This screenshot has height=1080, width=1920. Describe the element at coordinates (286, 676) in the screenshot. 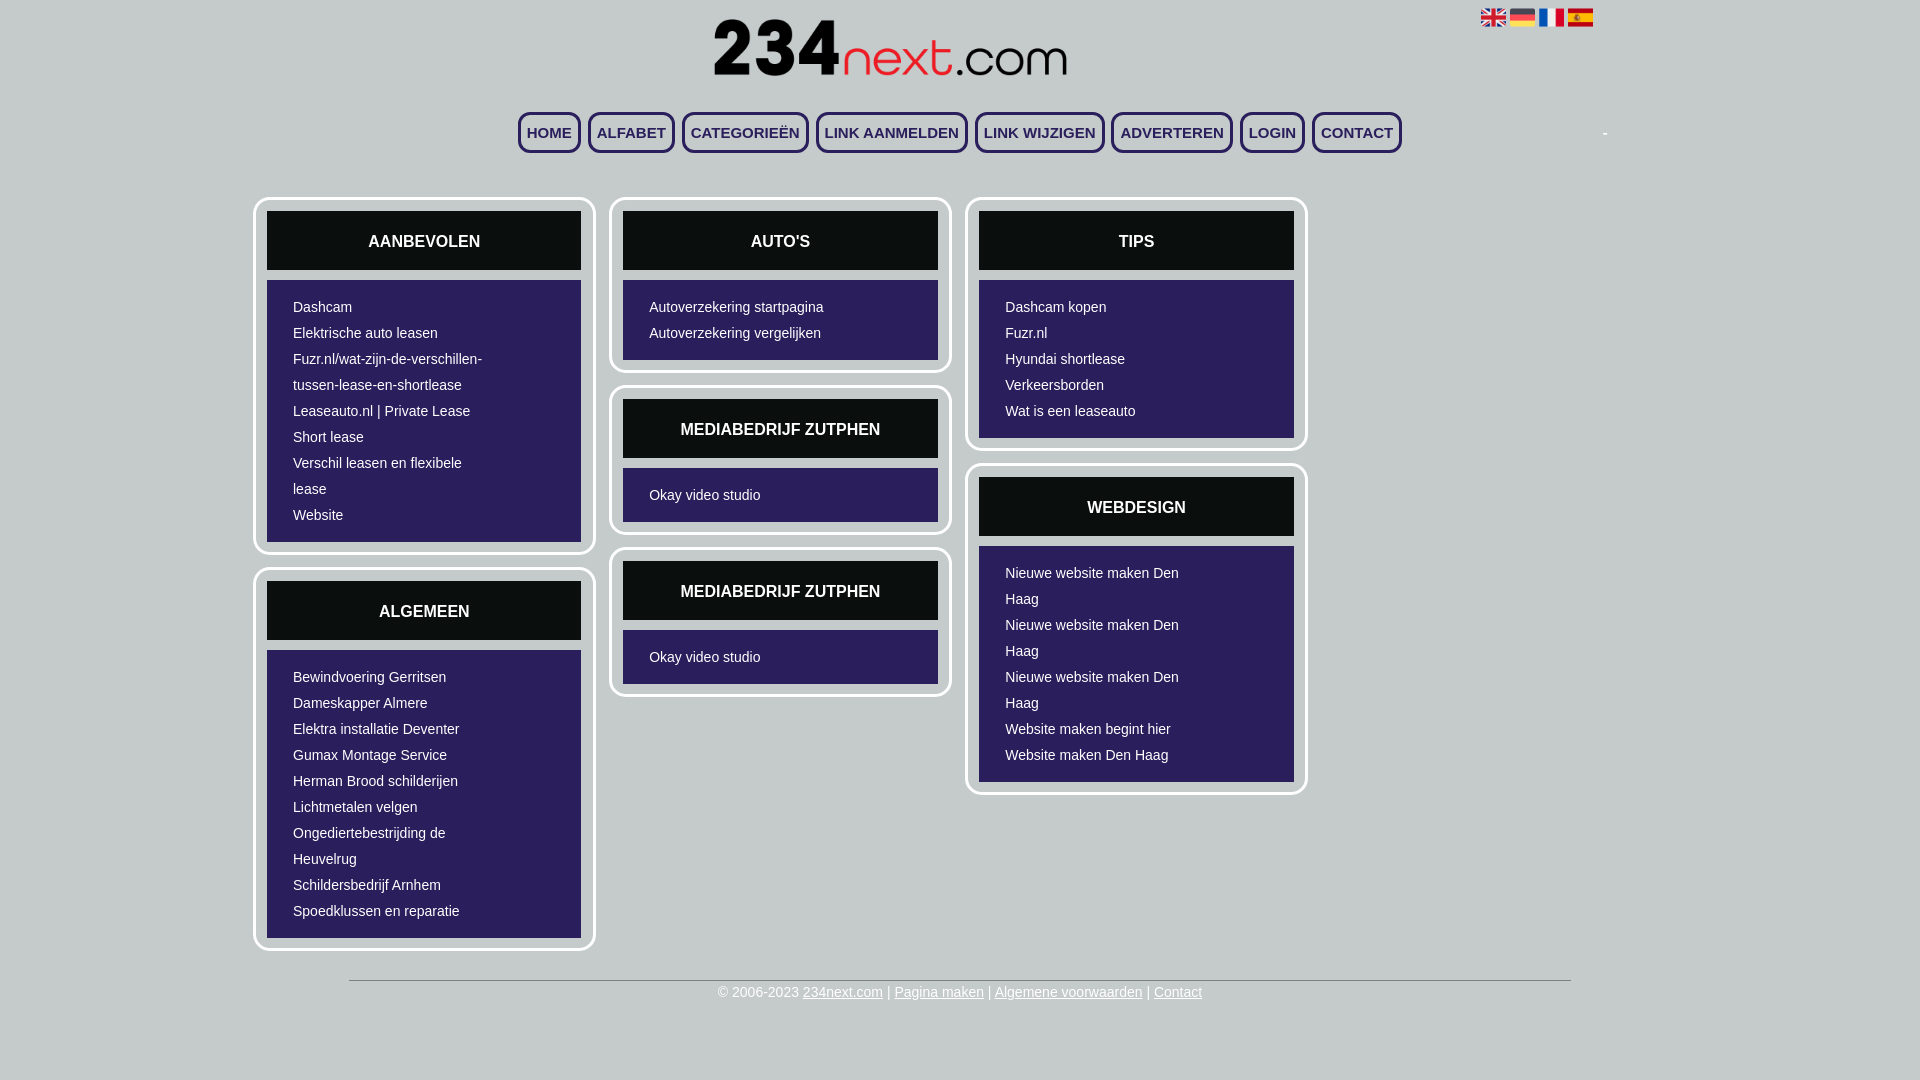

I see `'Bewindvoering Gerritsen'` at that location.